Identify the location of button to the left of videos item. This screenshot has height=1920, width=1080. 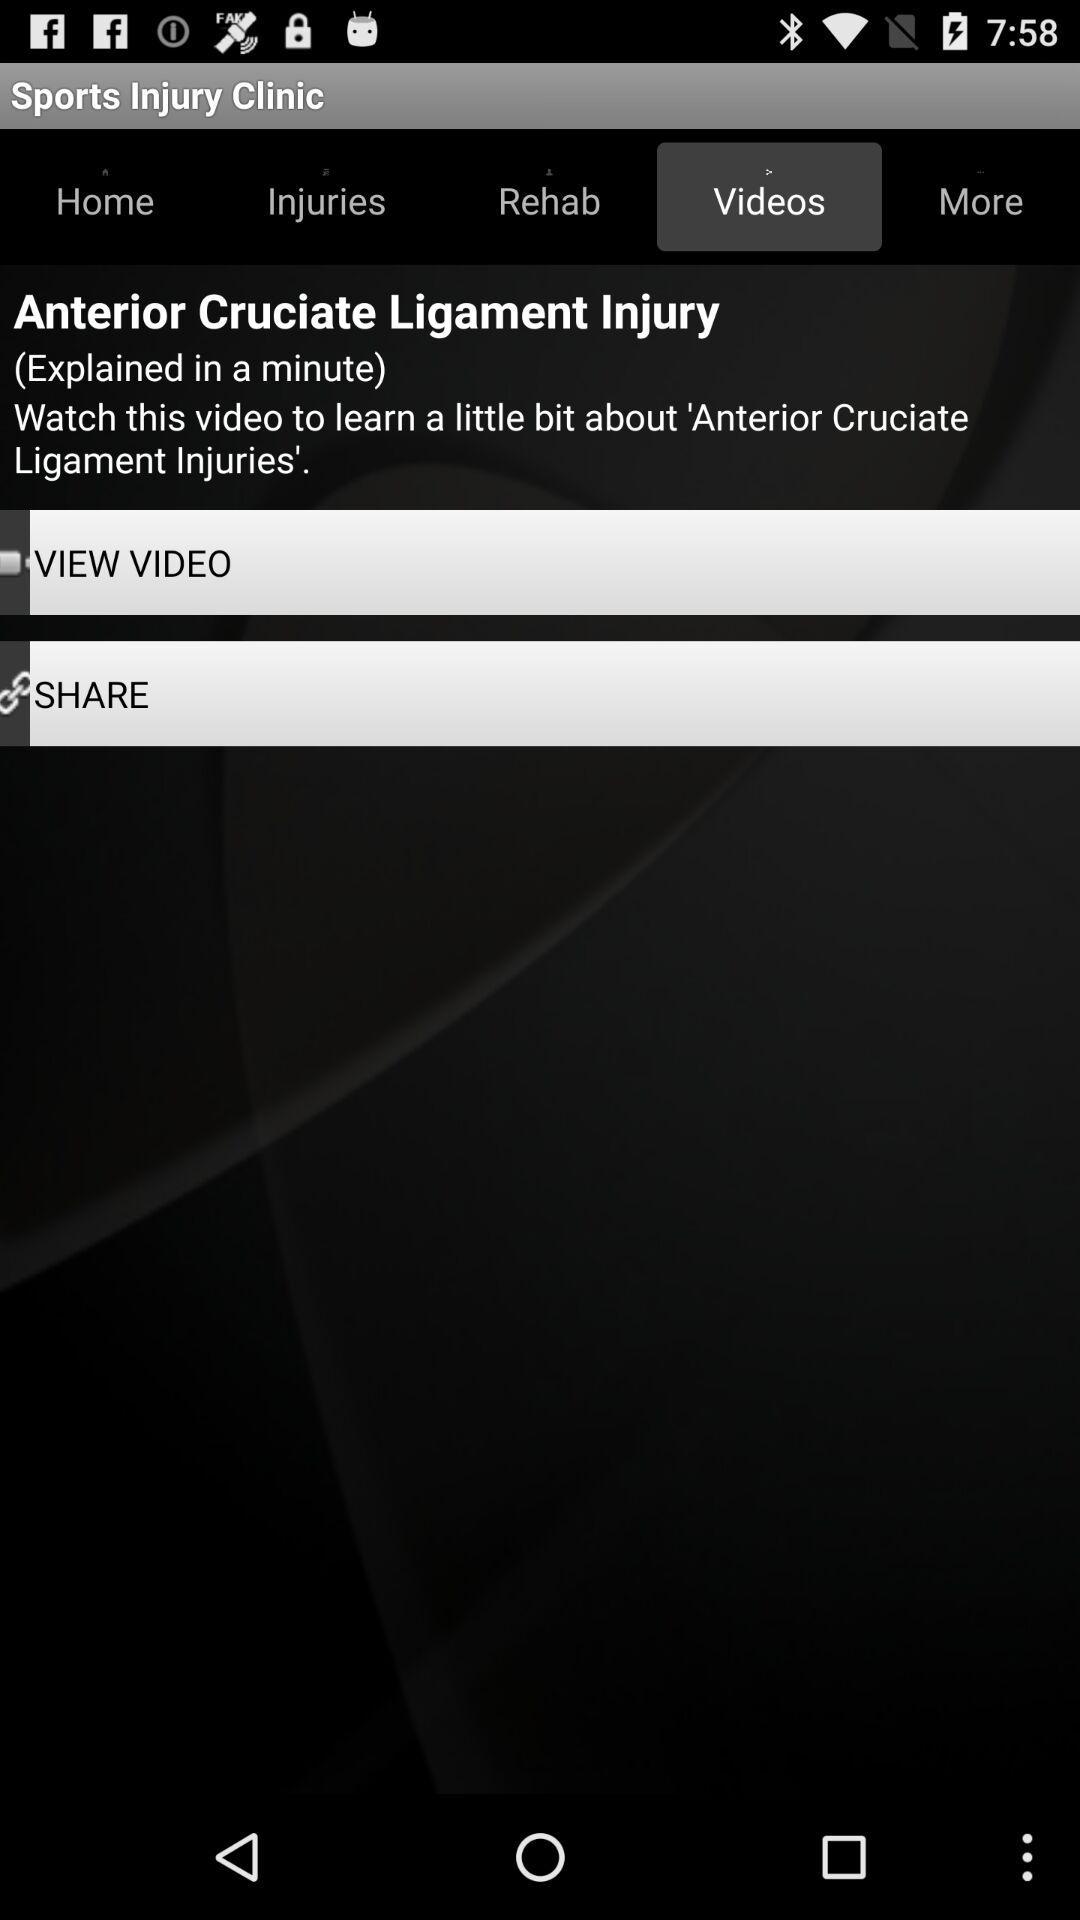
(549, 196).